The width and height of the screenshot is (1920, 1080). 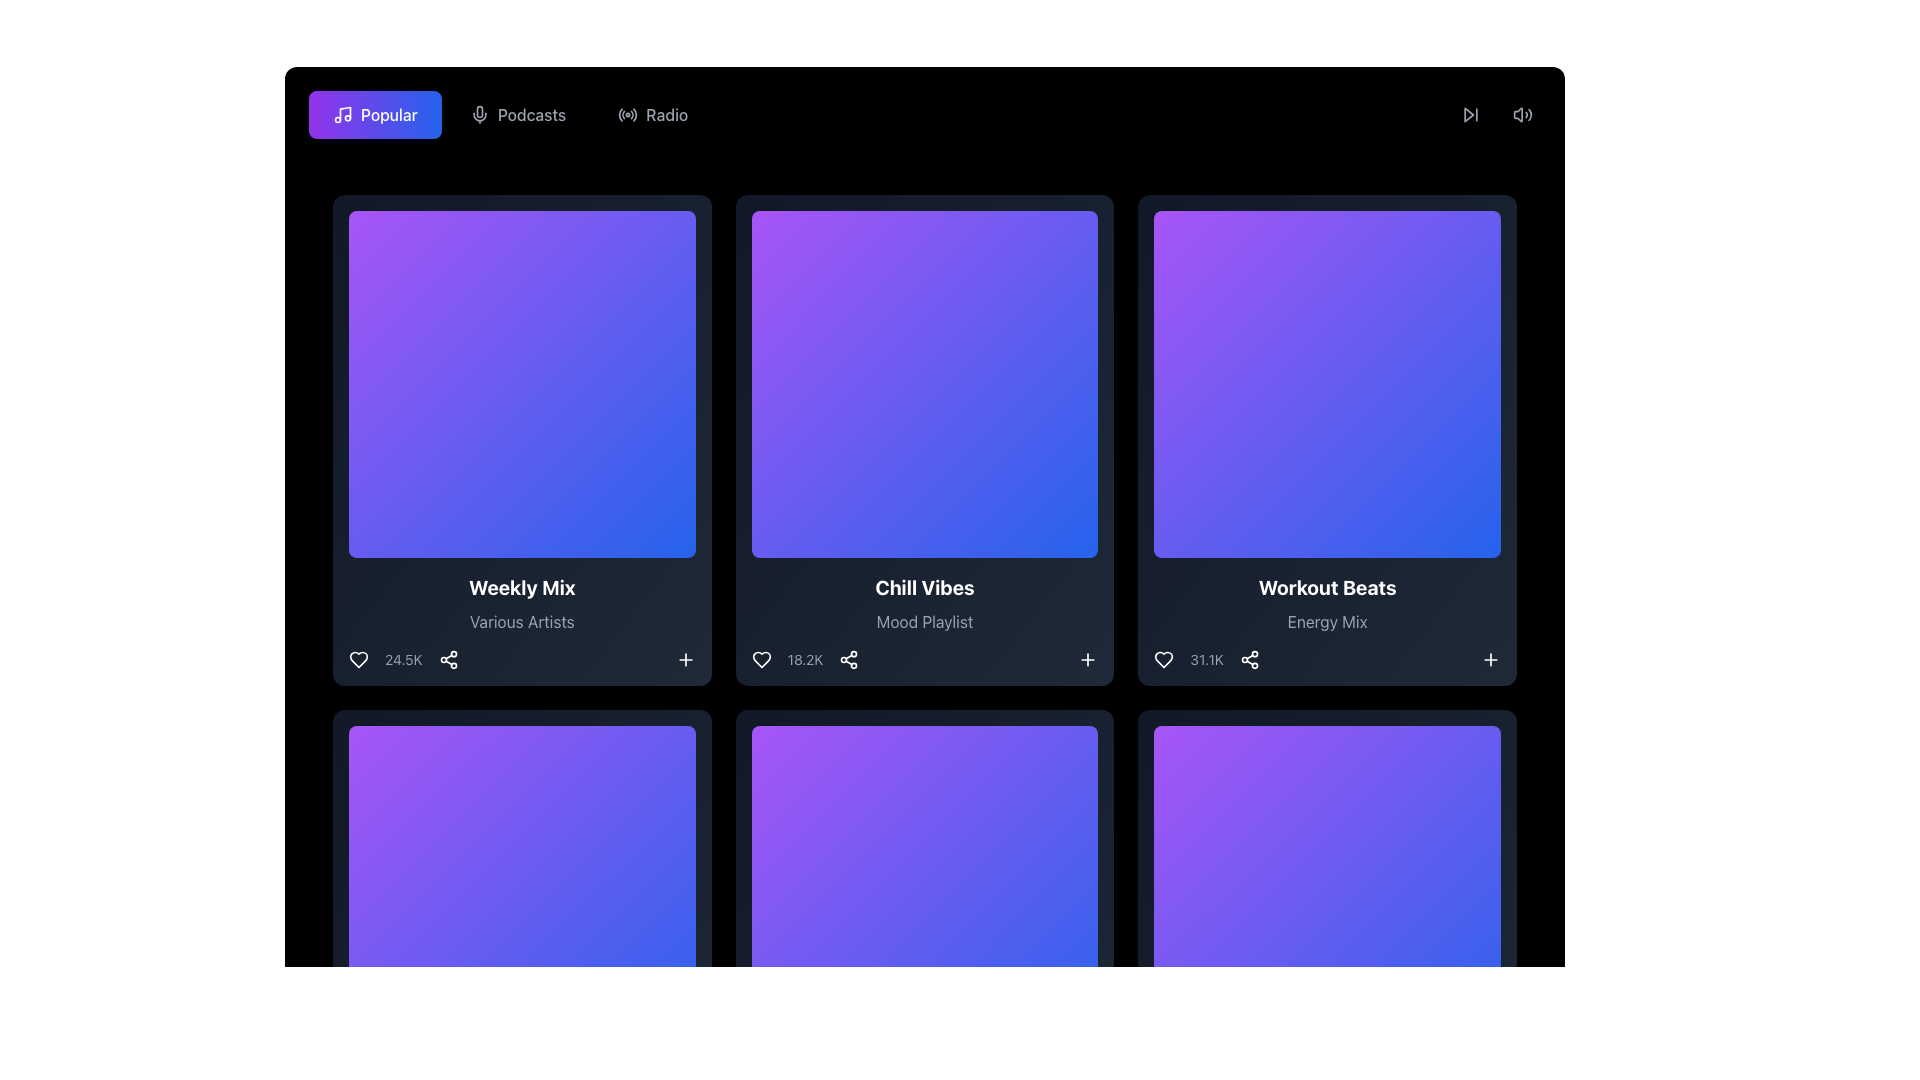 I want to click on the skip or volume icons in the top right corner of the control panel to interact with them, so click(x=1497, y=115).